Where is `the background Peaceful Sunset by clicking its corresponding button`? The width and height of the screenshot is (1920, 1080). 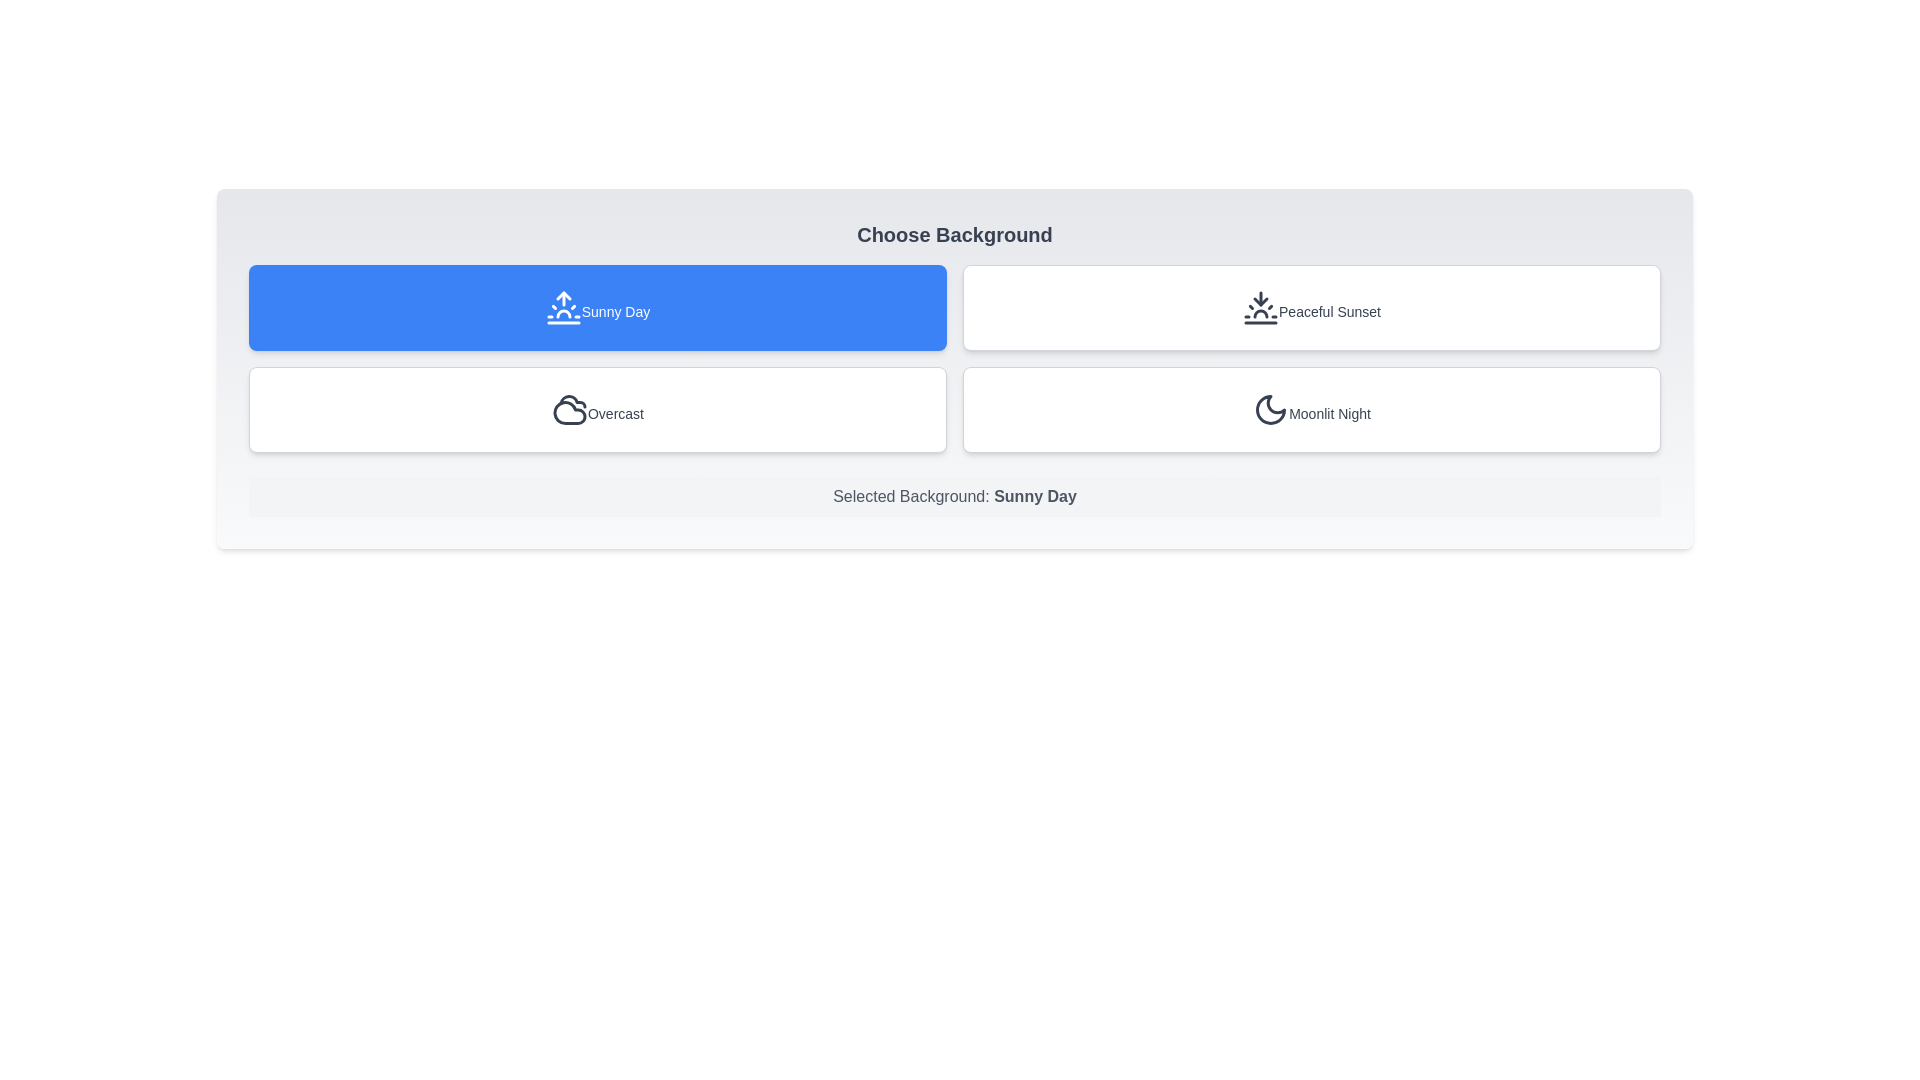 the background Peaceful Sunset by clicking its corresponding button is located at coordinates (1311, 308).